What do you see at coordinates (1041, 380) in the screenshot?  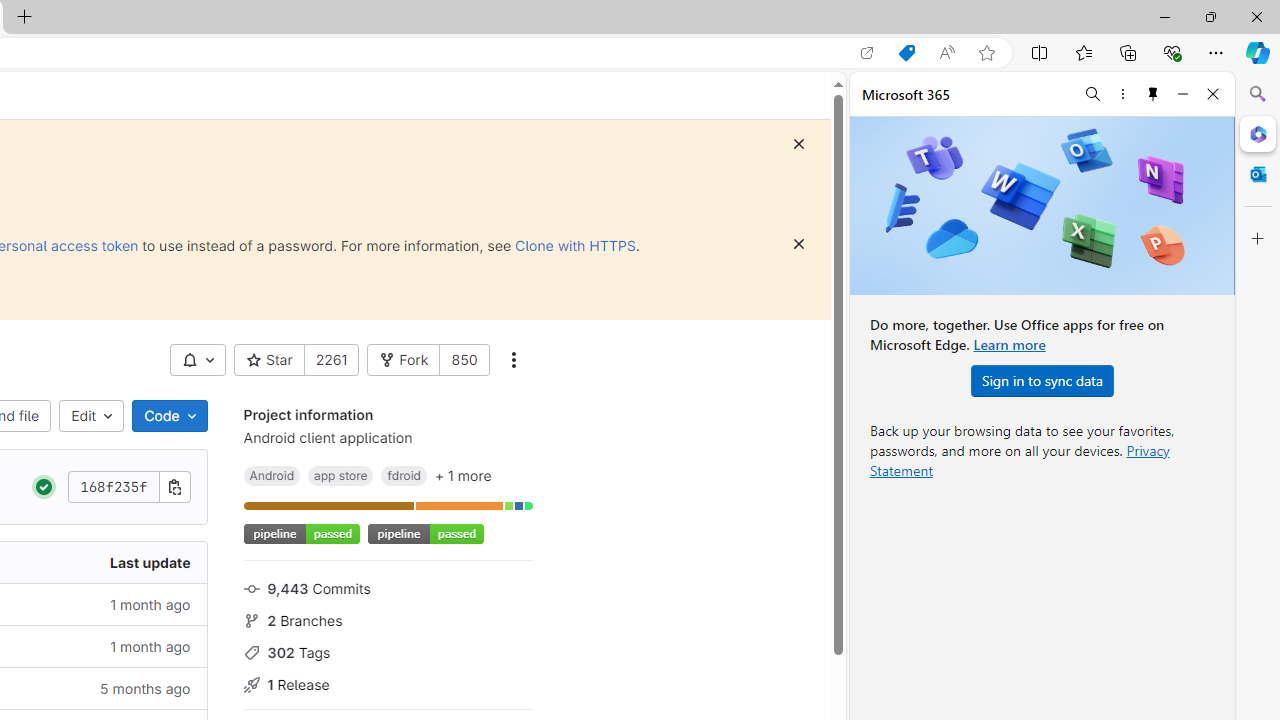 I see `'Sign in to sync data'` at bounding box center [1041, 380].